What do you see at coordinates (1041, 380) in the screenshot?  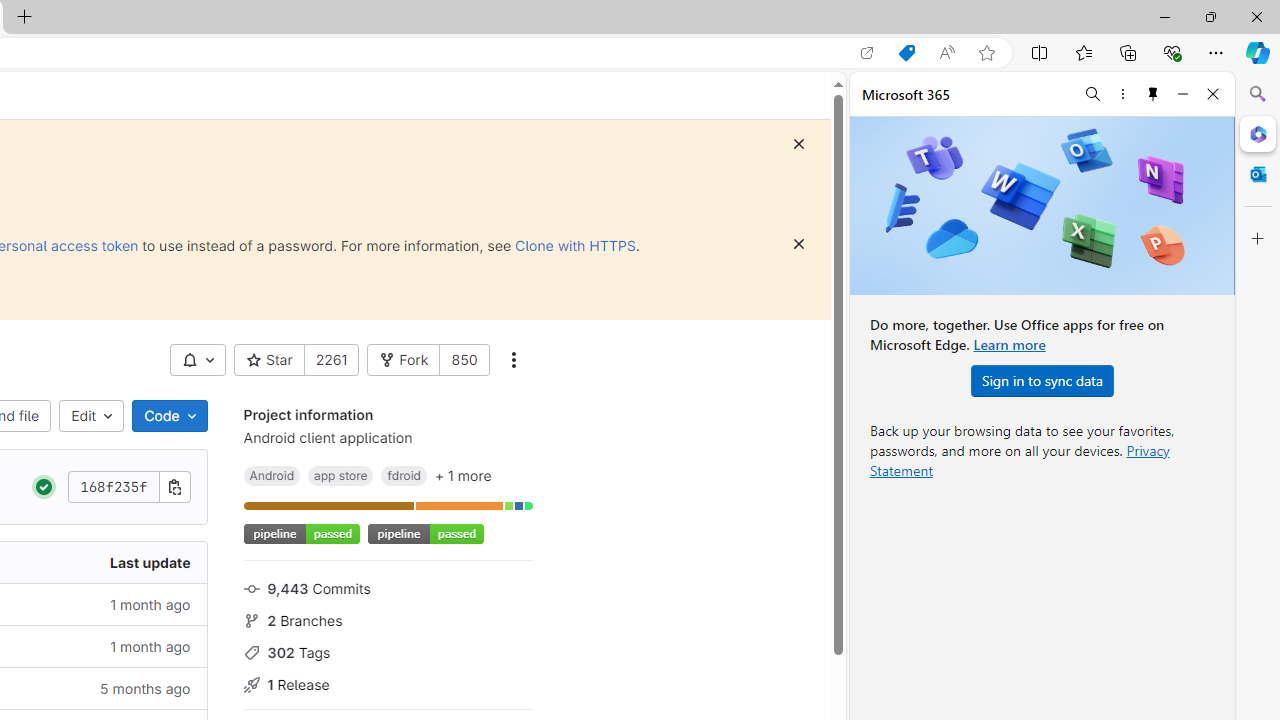 I see `'Sign in to sync data'` at bounding box center [1041, 380].